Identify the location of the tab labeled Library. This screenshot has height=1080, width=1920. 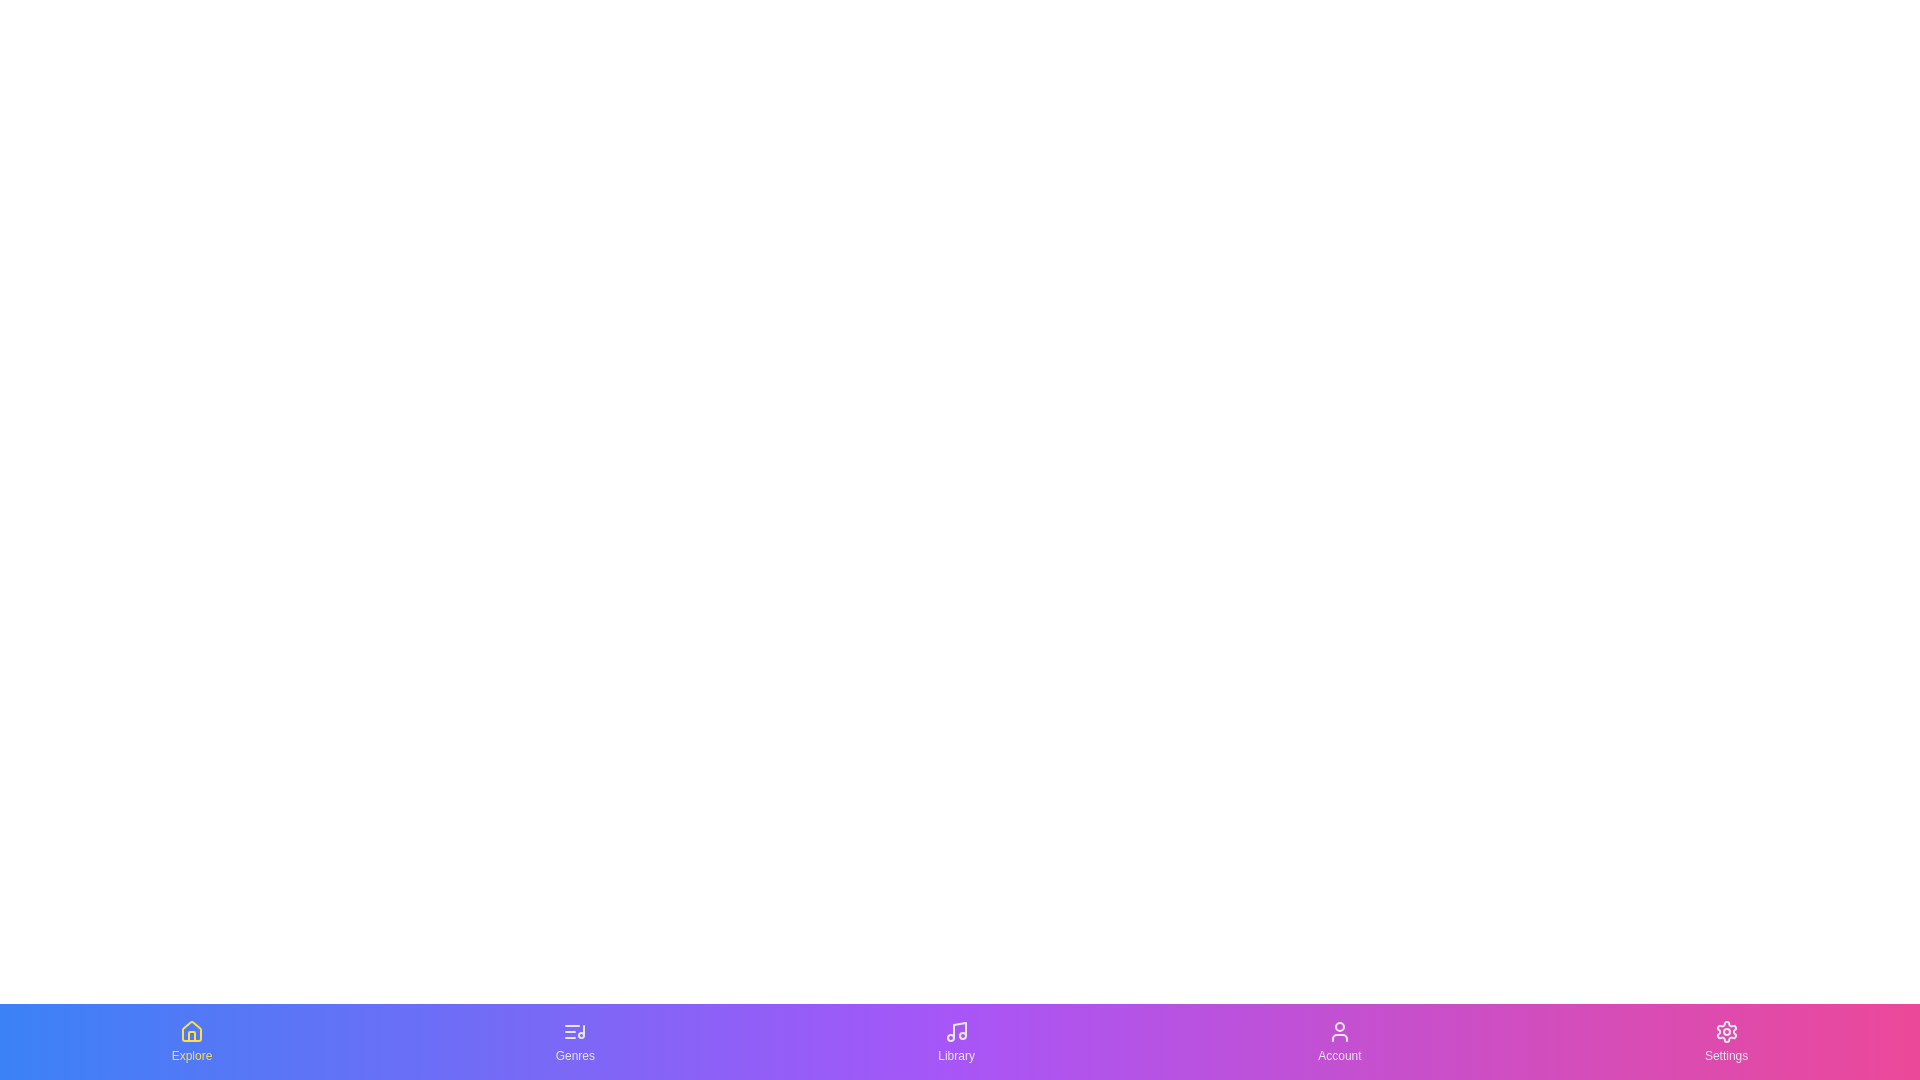
(954, 1040).